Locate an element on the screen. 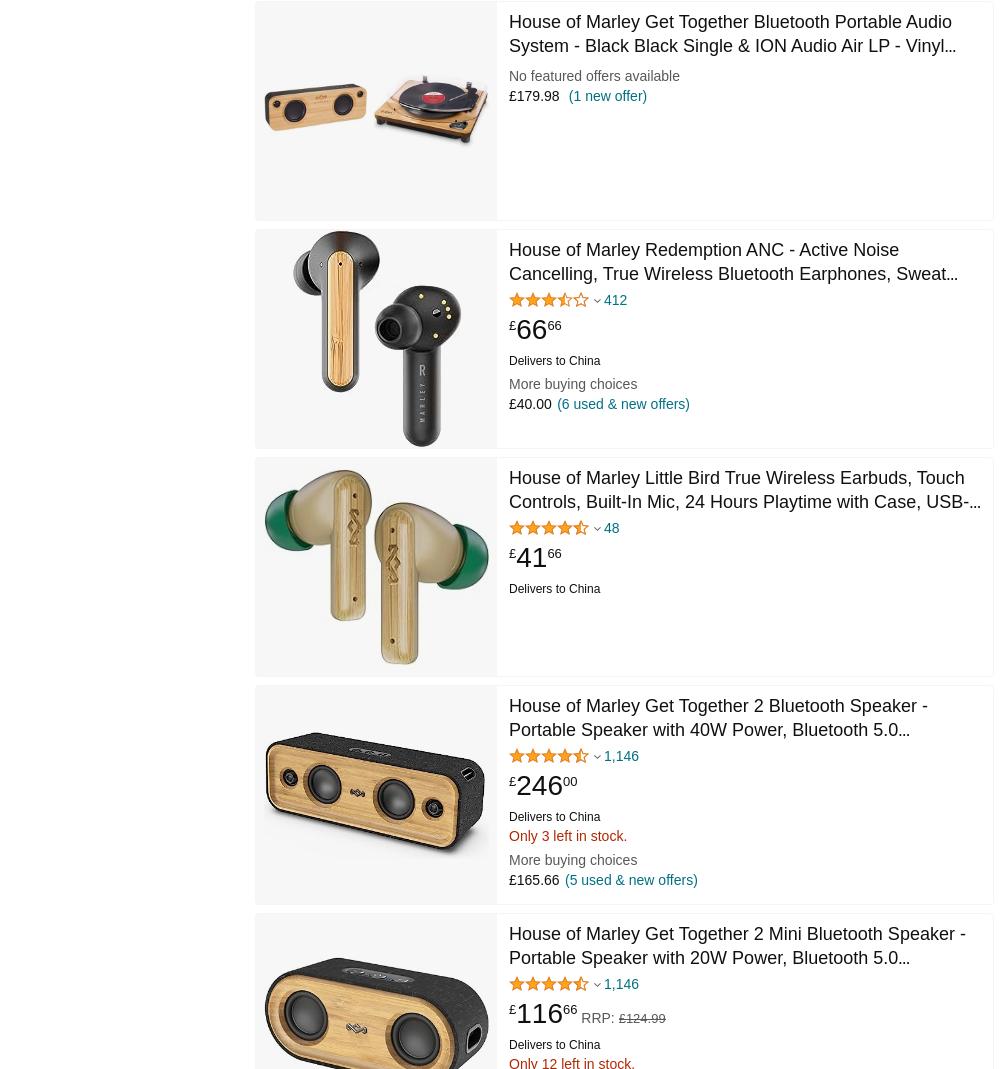 The width and height of the screenshot is (1000, 1069). 'House of Marley Redemption ANC - Active Noise Cancelling, True Wireless Bluetooth Earphones, Sweat Resistant Earbuds, 28 Hours Playtime, USB-C Quick Charge, Eco-Friendly Bamboo - Signature Black' is located at coordinates (726, 284).